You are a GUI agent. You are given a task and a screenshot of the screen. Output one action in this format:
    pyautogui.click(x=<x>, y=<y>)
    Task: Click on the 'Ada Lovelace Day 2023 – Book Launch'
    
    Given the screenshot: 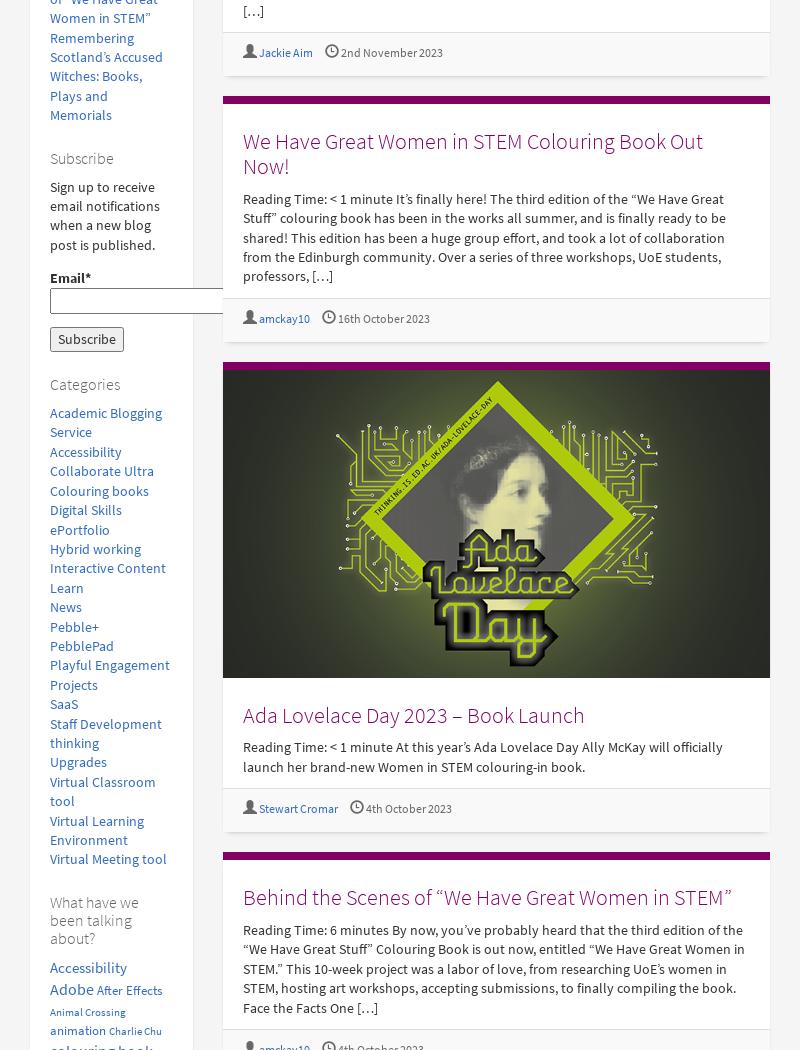 What is the action you would take?
    pyautogui.click(x=412, y=713)
    